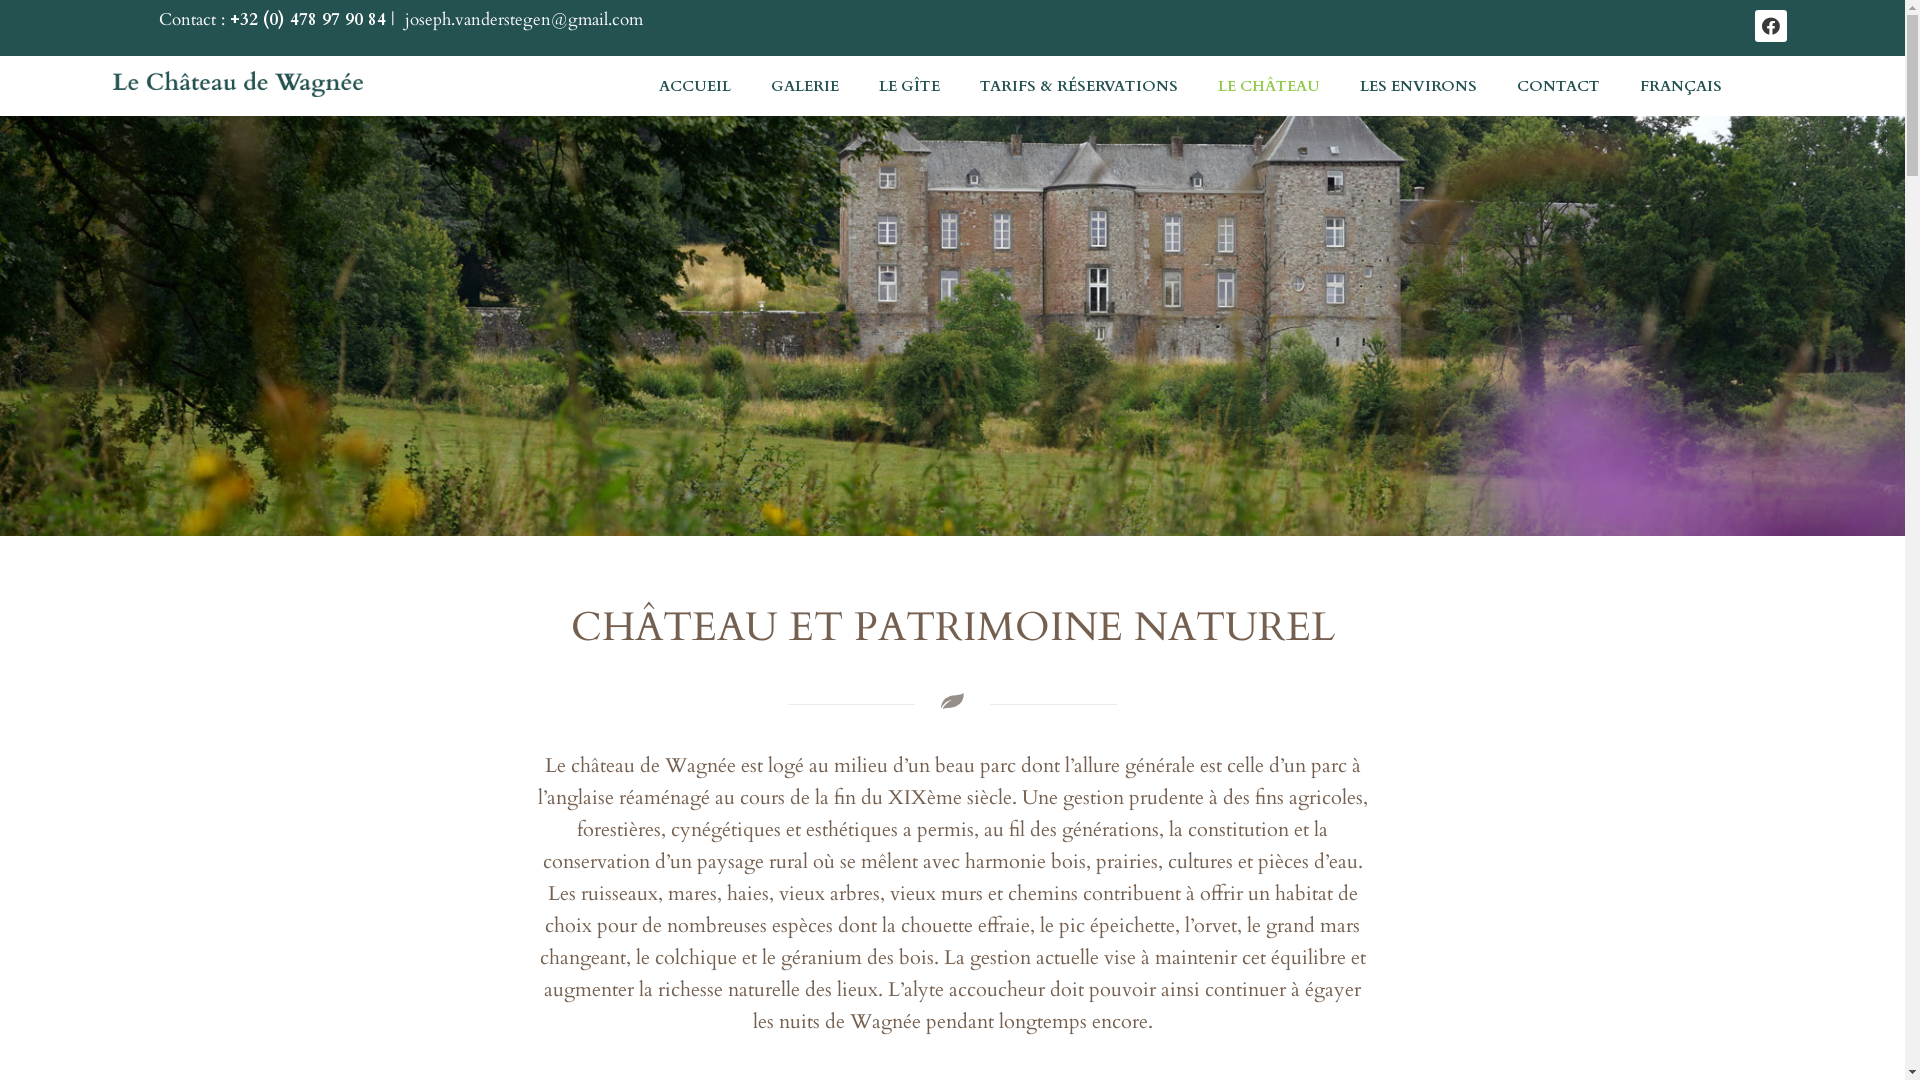 The width and height of the screenshot is (1920, 1080). What do you see at coordinates (1497, 84) in the screenshot?
I see `'CONTACT'` at bounding box center [1497, 84].